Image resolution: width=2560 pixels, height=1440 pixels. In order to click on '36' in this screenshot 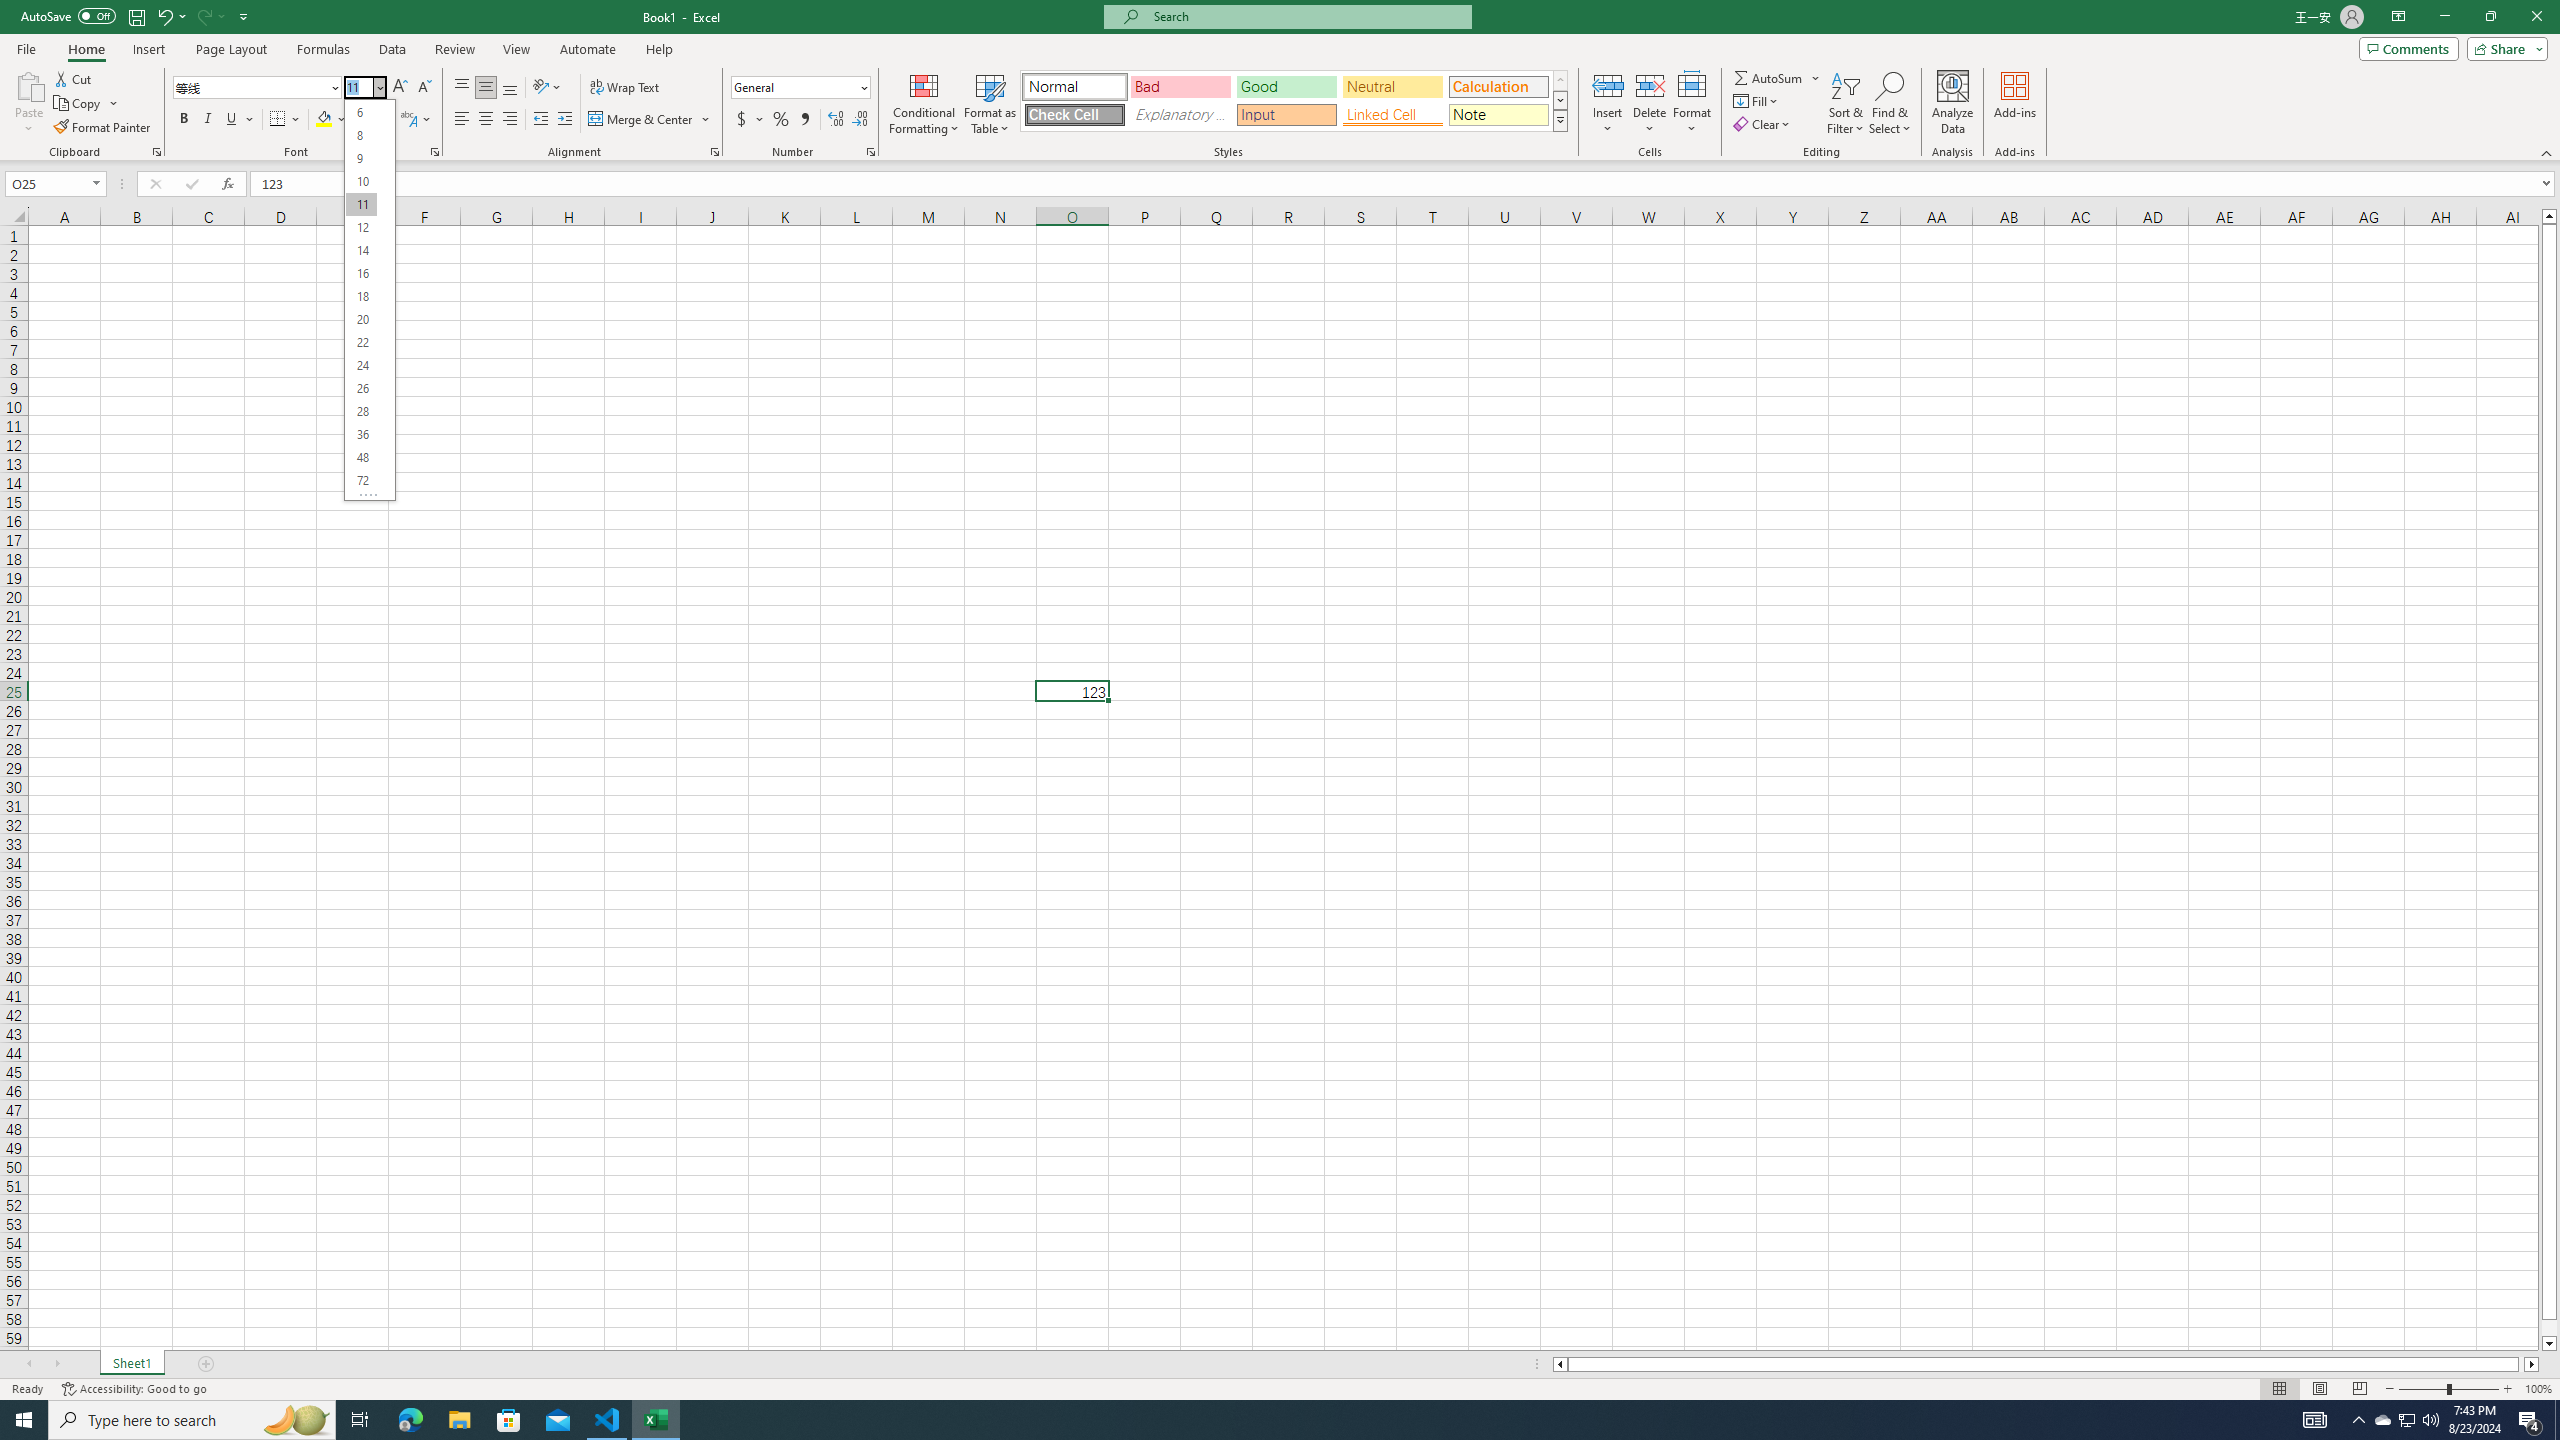, I will do `click(359, 433)`.